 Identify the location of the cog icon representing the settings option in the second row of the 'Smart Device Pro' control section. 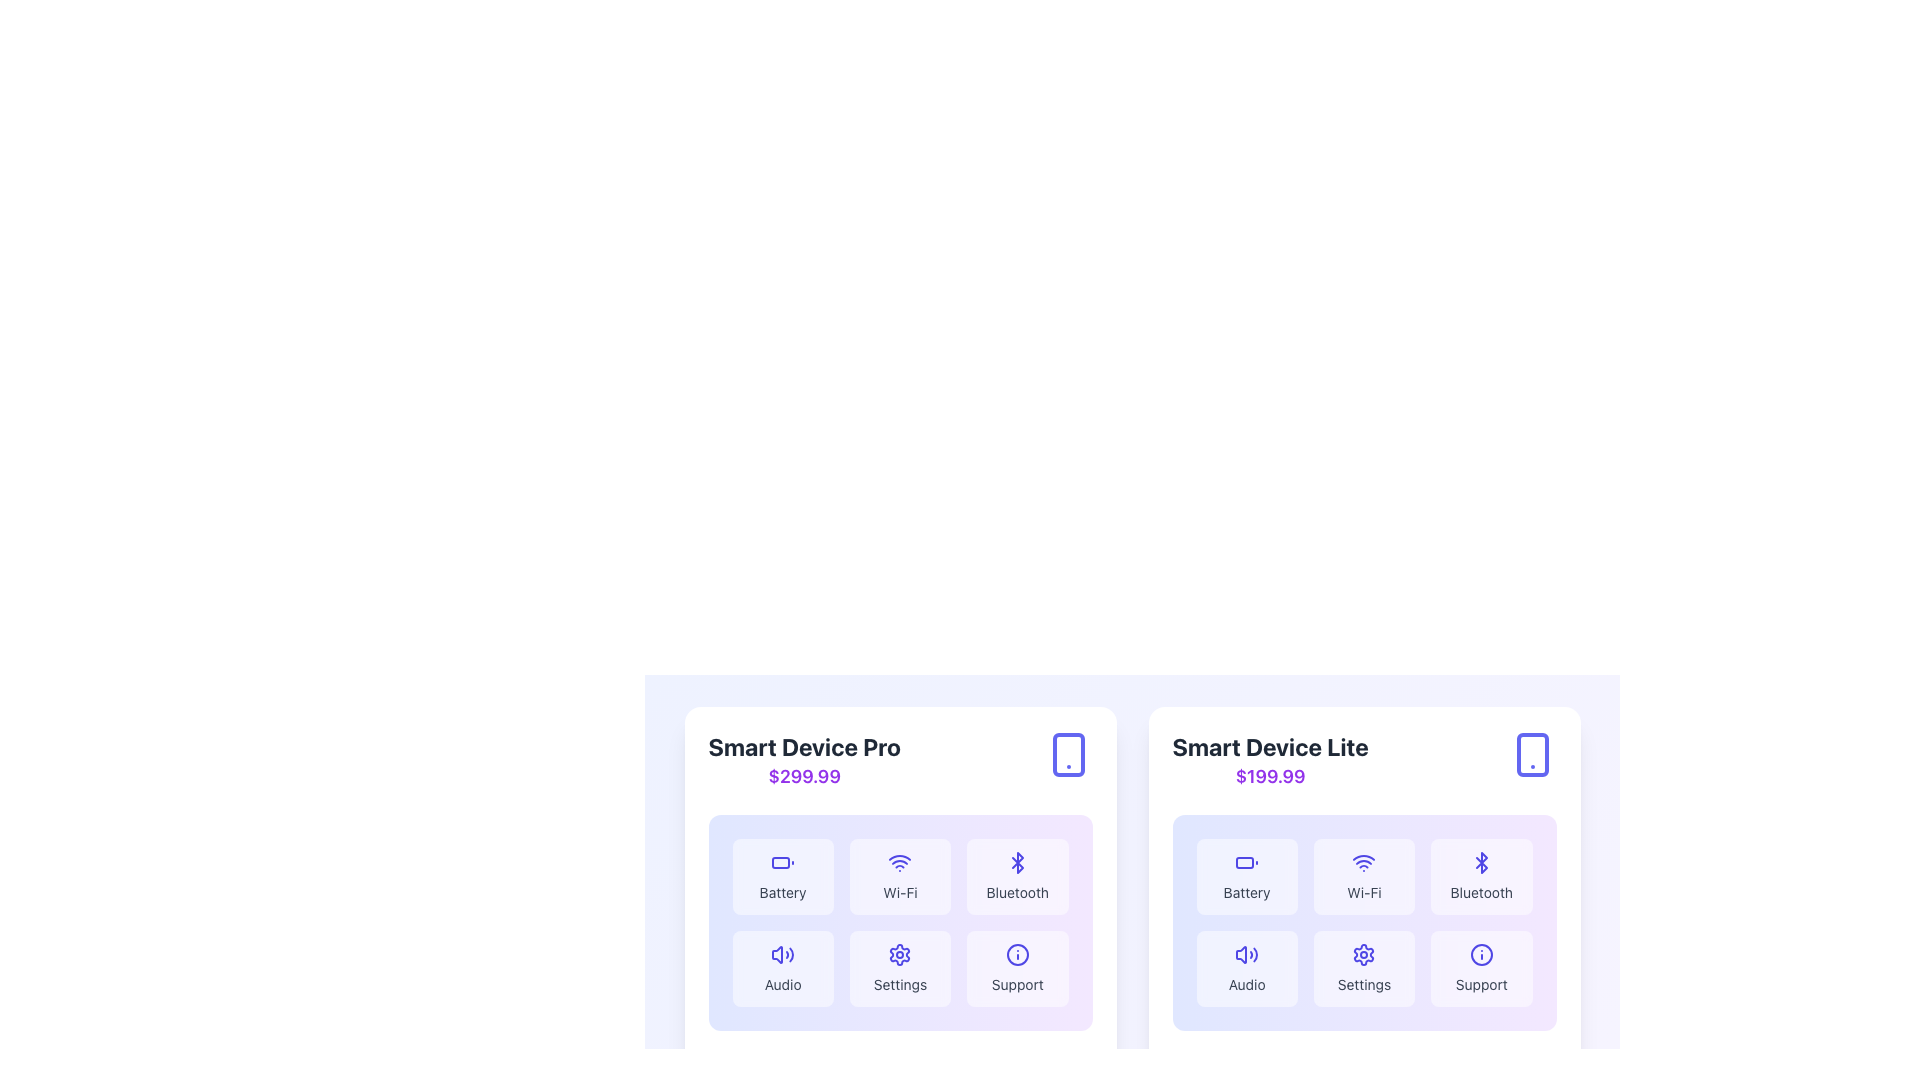
(899, 954).